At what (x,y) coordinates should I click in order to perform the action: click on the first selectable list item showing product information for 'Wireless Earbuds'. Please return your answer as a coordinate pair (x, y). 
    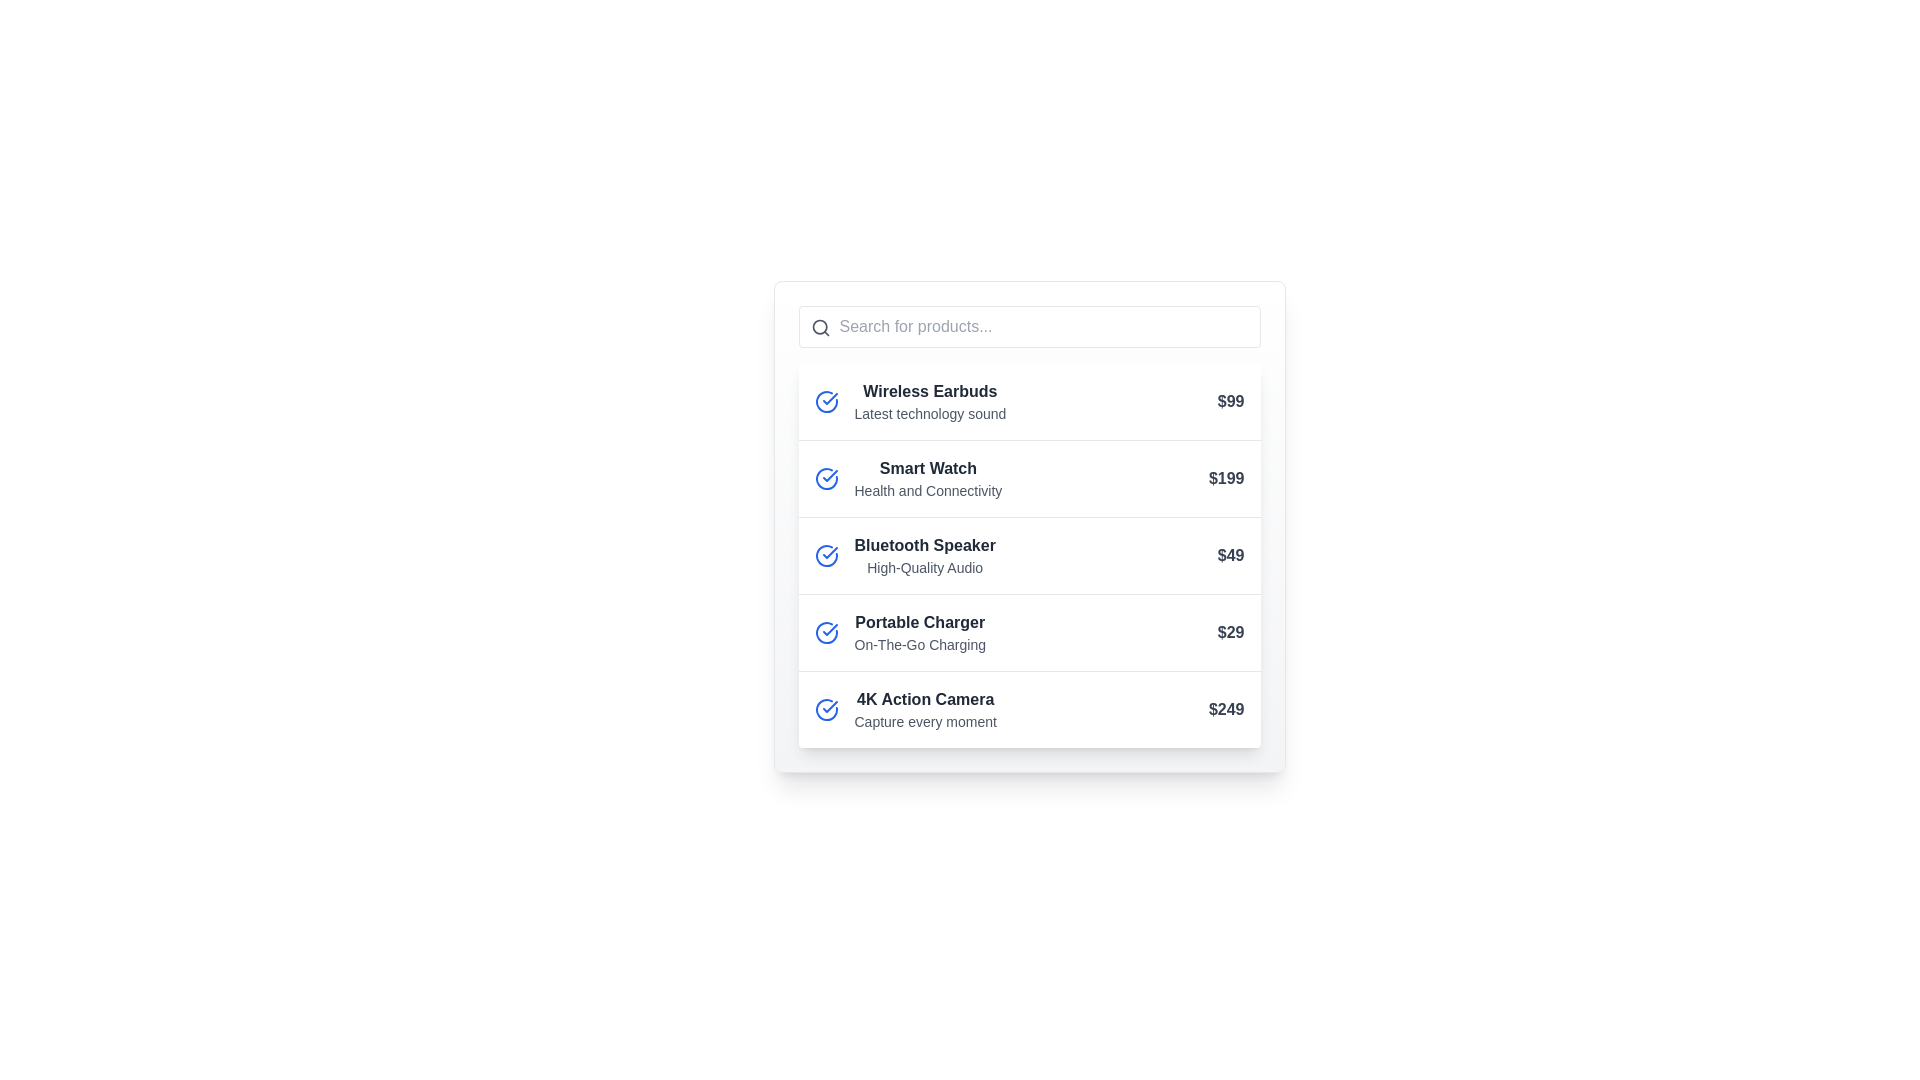
    Looking at the image, I should click on (1029, 401).